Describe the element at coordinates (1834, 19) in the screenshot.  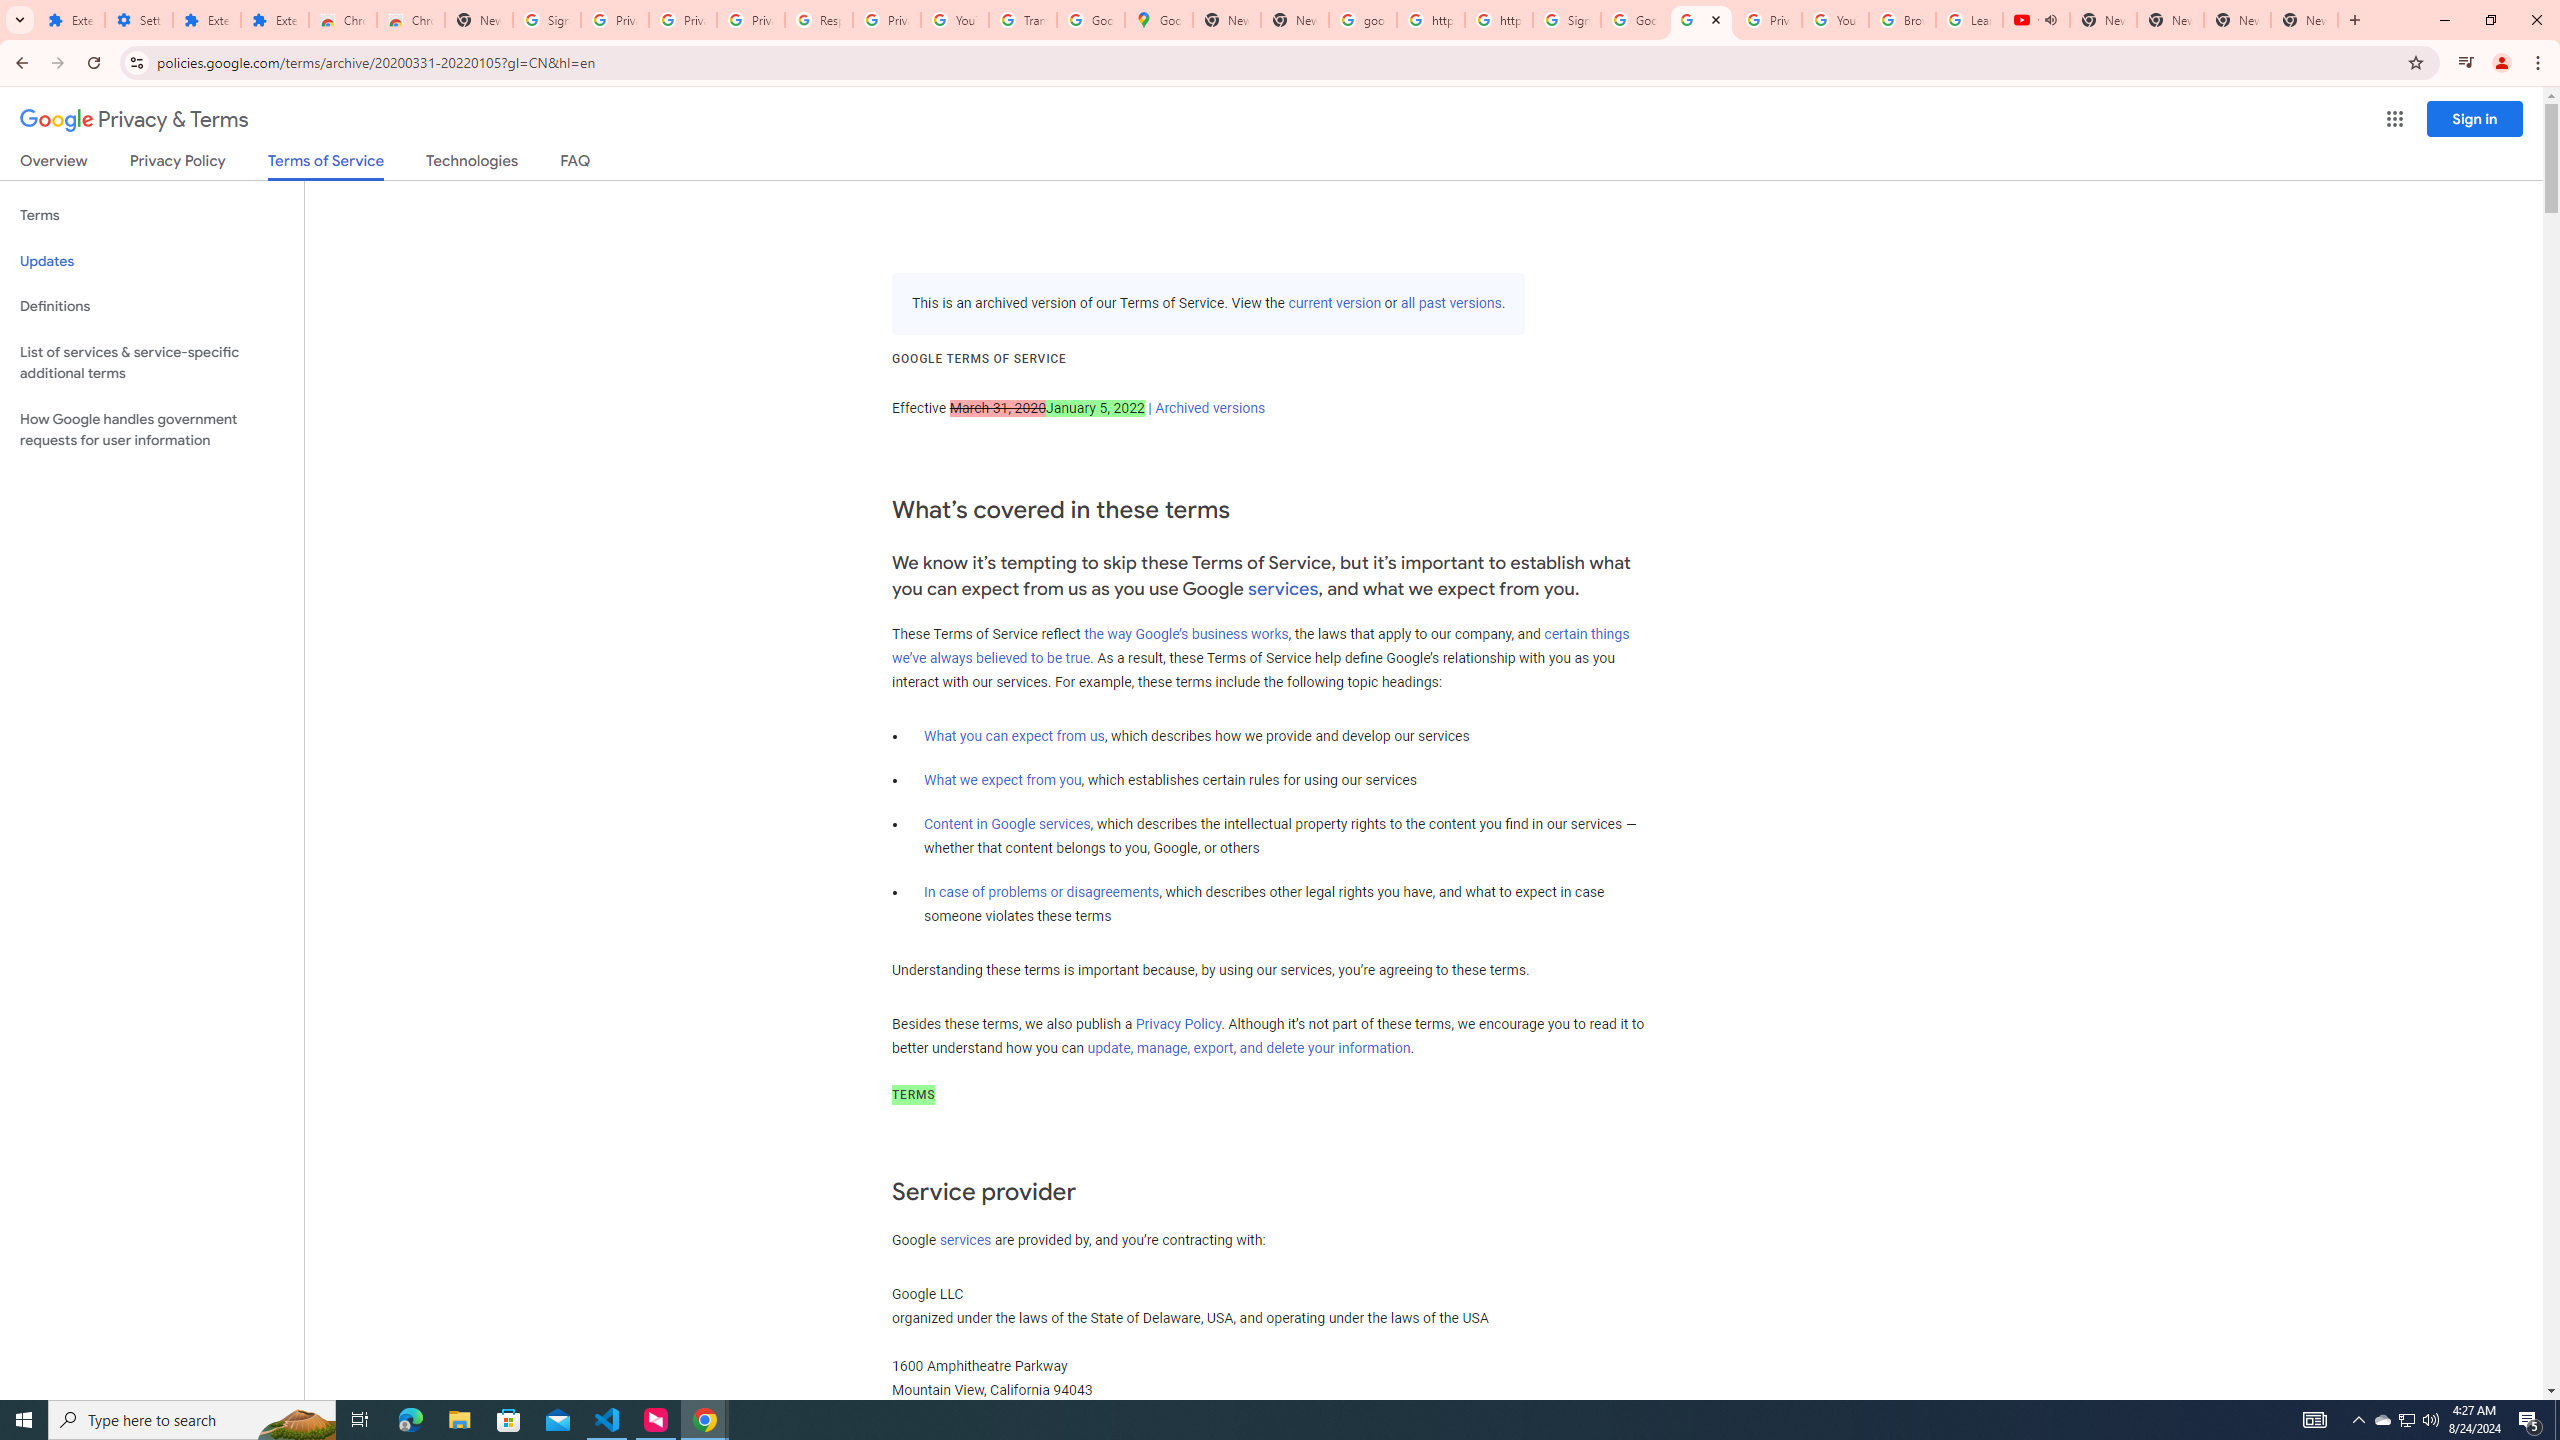
I see `'YouTube'` at that location.